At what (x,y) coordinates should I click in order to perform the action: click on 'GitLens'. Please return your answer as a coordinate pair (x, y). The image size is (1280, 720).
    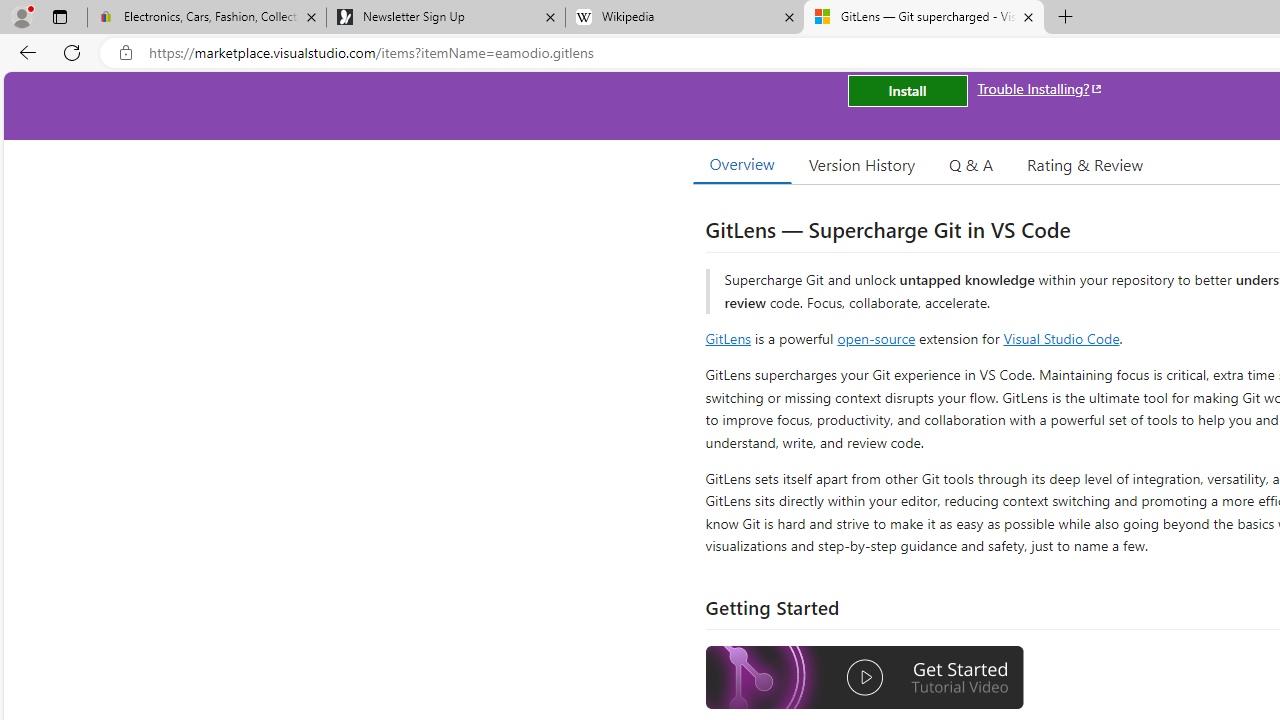
    Looking at the image, I should click on (727, 337).